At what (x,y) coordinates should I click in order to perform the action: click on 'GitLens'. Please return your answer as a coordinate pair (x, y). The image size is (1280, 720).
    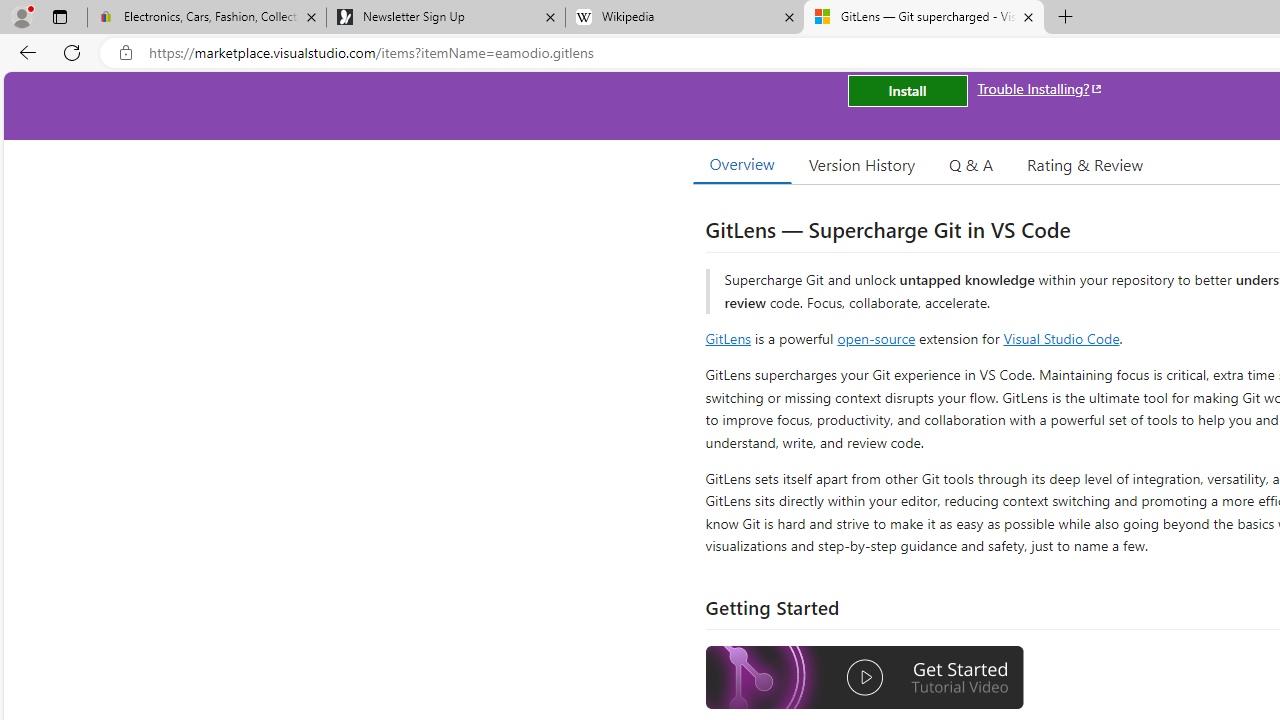
    Looking at the image, I should click on (727, 337).